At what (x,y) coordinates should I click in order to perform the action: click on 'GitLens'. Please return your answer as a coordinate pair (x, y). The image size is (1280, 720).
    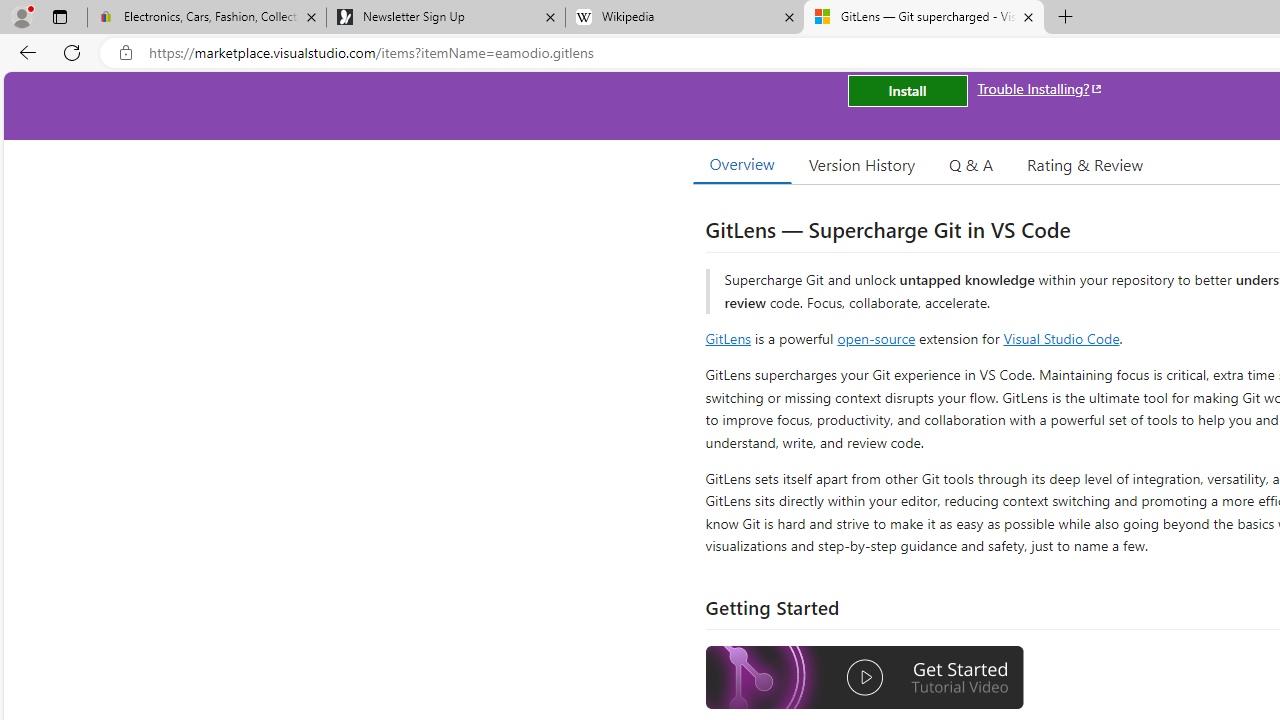
    Looking at the image, I should click on (727, 337).